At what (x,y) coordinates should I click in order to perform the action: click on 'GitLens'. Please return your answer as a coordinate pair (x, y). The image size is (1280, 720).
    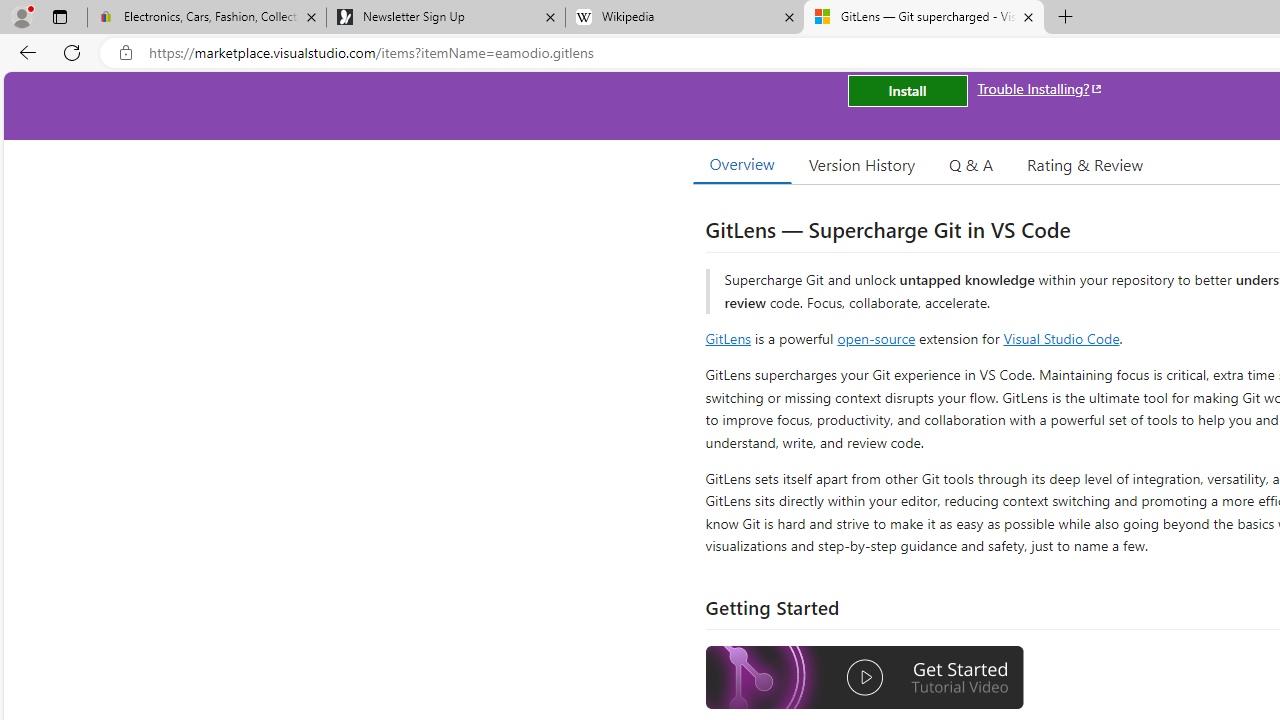
    Looking at the image, I should click on (727, 337).